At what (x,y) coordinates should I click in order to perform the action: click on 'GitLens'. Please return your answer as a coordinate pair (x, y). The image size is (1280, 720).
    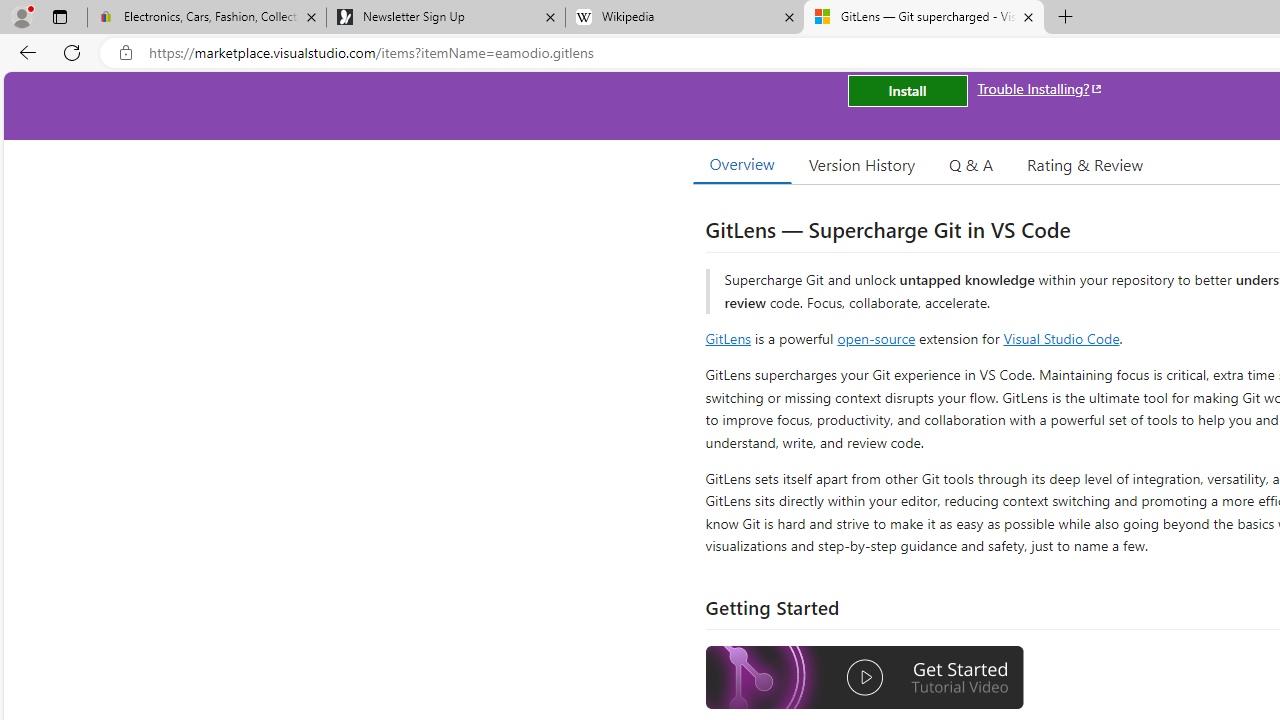
    Looking at the image, I should click on (727, 337).